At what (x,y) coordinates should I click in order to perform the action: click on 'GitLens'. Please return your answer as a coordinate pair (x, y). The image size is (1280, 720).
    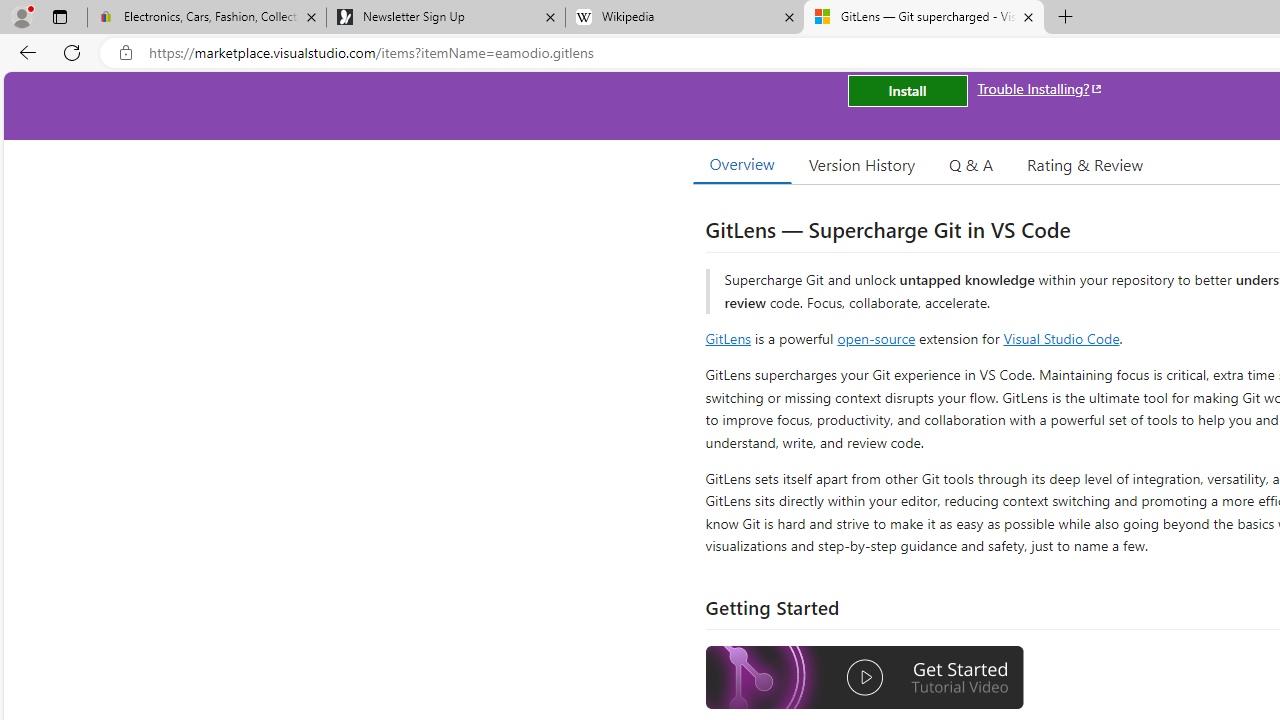
    Looking at the image, I should click on (727, 337).